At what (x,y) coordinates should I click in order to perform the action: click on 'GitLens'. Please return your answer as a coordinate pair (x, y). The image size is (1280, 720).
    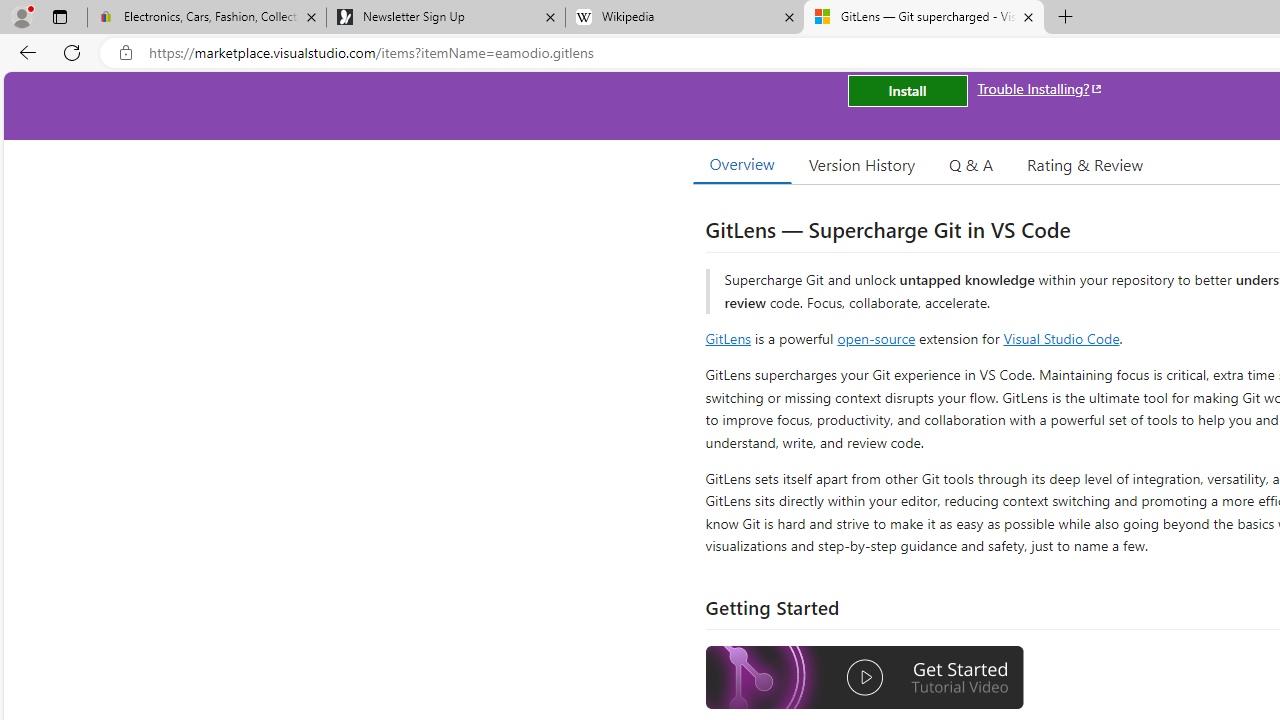
    Looking at the image, I should click on (727, 337).